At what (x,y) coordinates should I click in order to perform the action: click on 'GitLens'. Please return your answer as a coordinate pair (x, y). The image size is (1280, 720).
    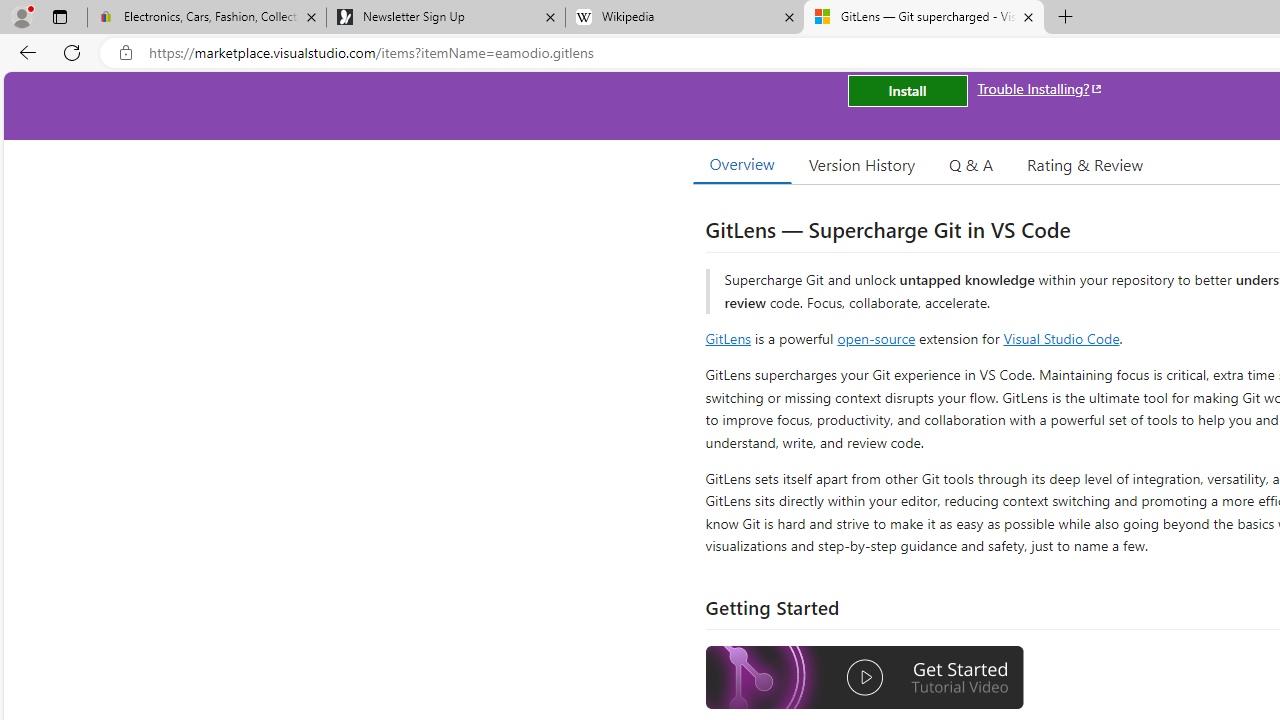
    Looking at the image, I should click on (727, 337).